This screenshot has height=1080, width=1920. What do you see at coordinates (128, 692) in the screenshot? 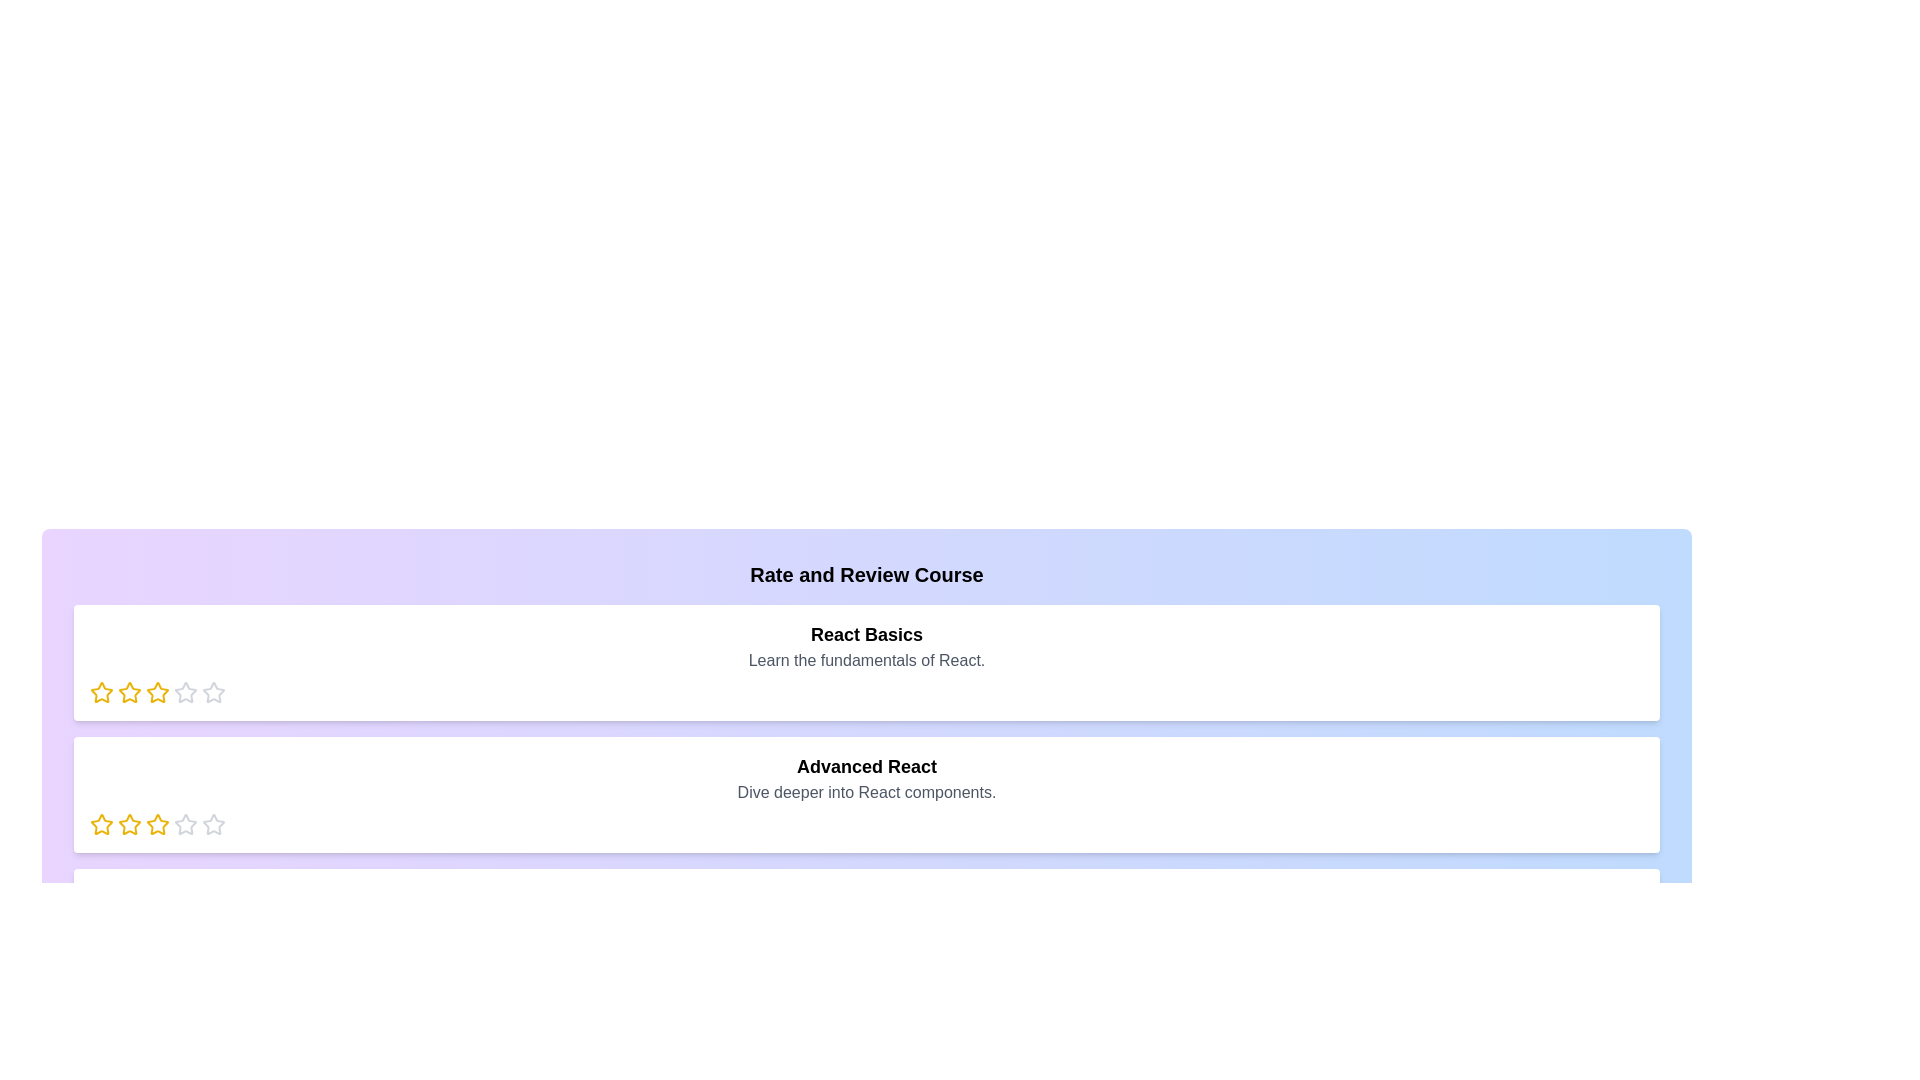
I see `the third star in a five-star rating system` at bounding box center [128, 692].